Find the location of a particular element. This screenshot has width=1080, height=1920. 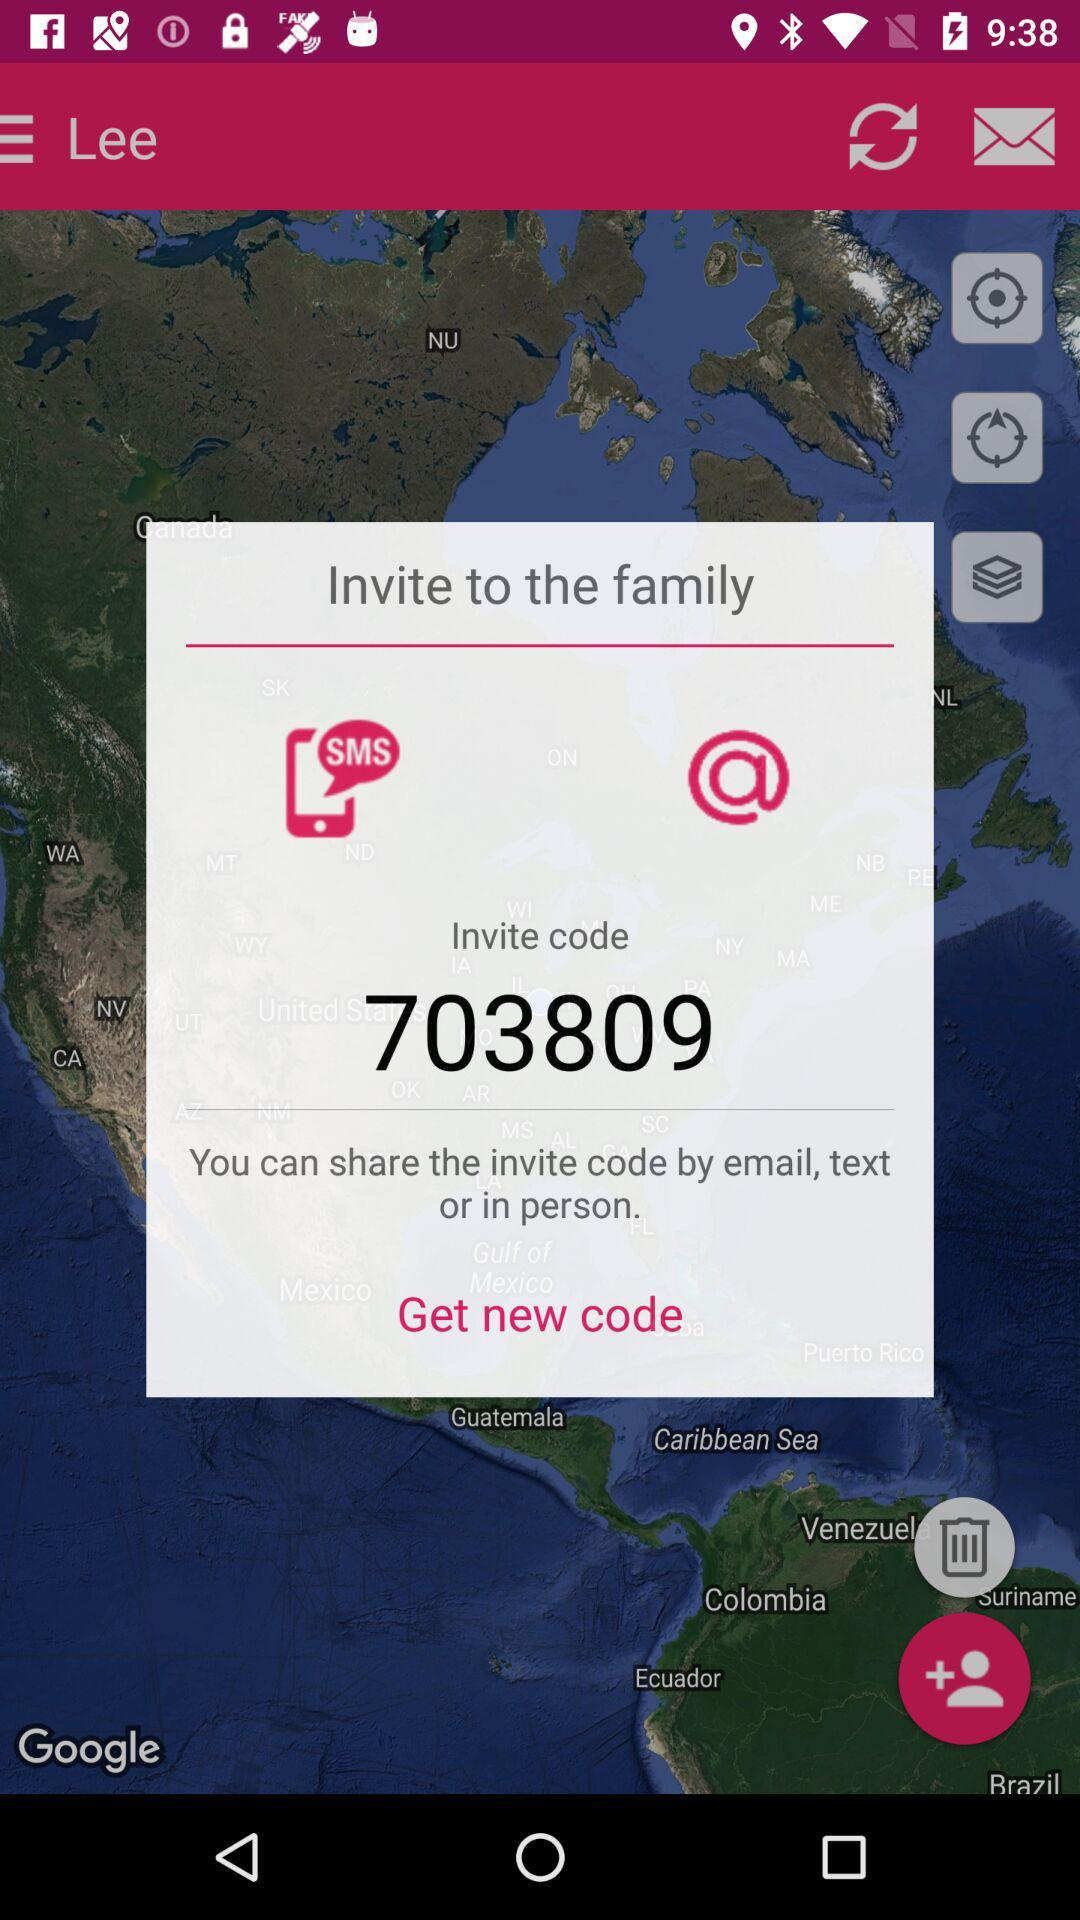

hit to refresh is located at coordinates (882, 135).